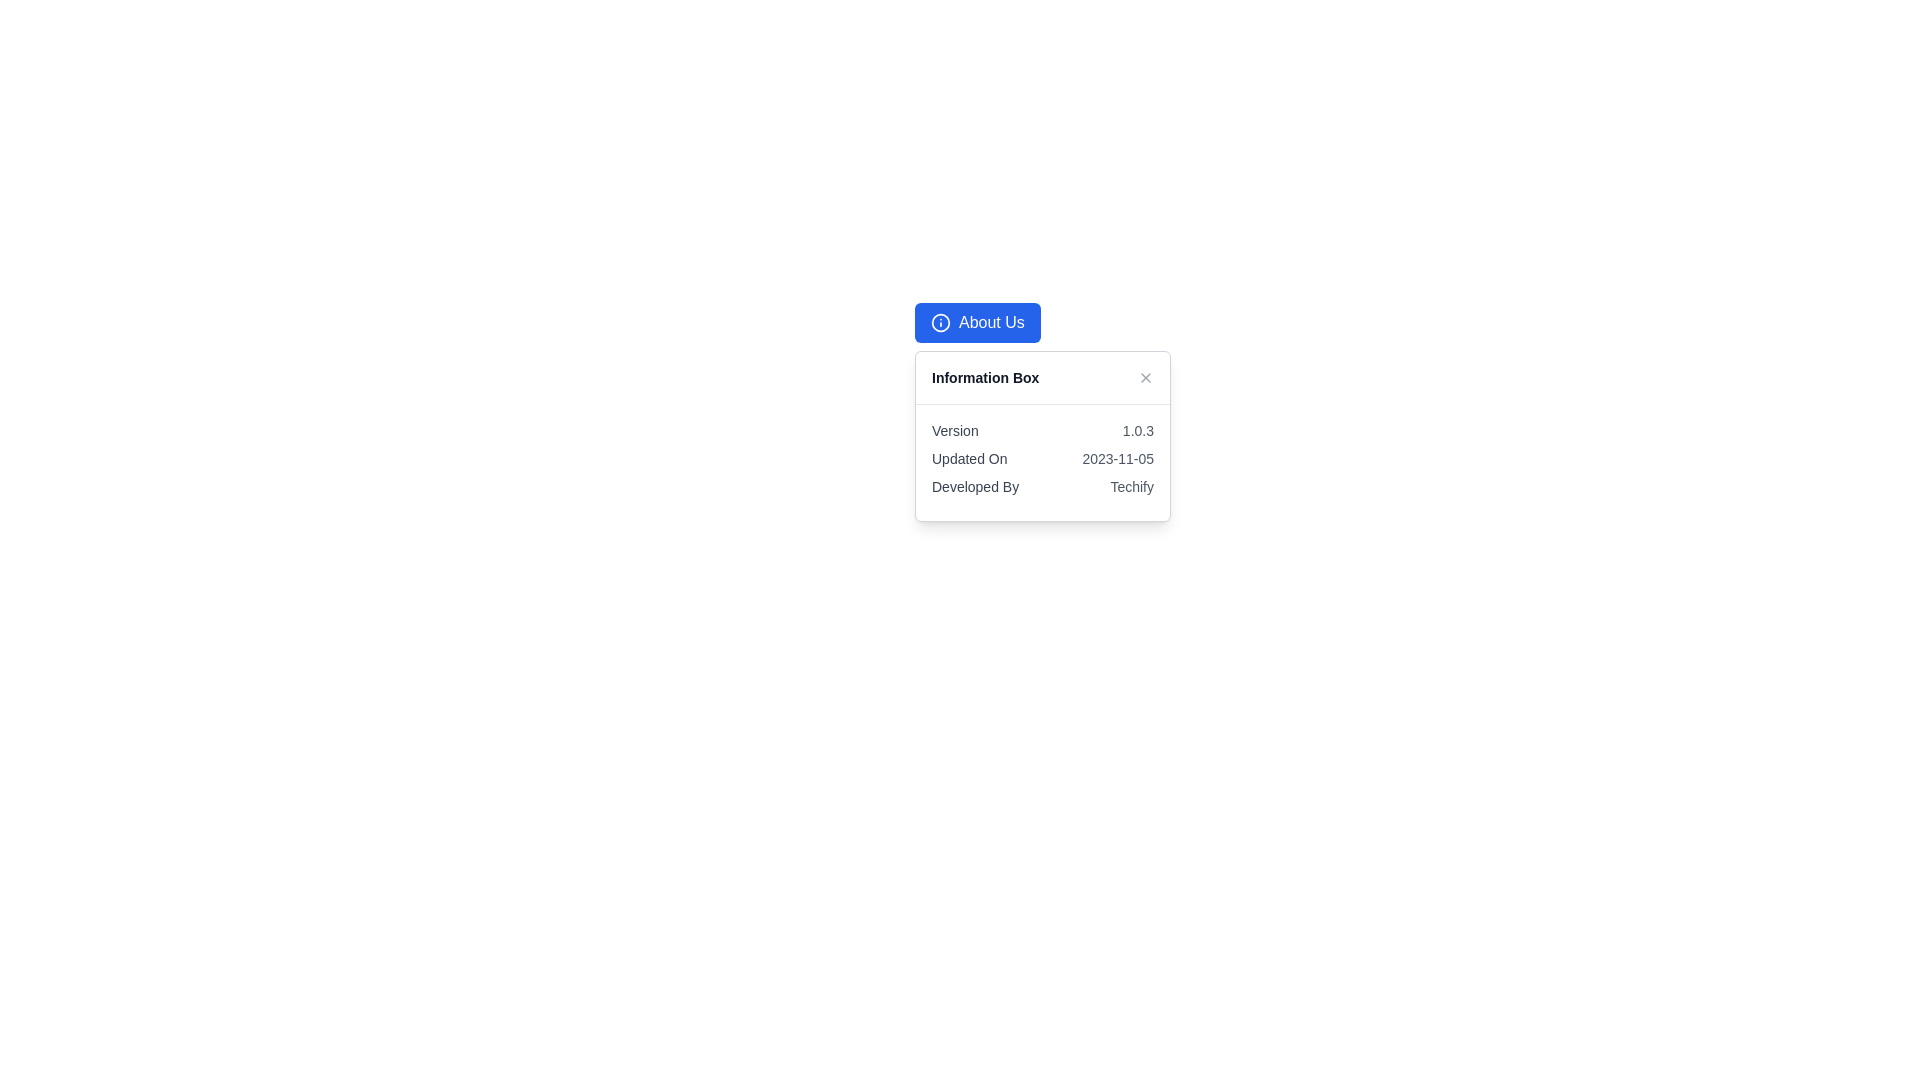 The width and height of the screenshot is (1920, 1080). Describe the element at coordinates (1041, 459) in the screenshot. I see `last updated date displayed in the second row of the information box, located between the 'Version' entry above and the 'Developed By' entry below` at that location.